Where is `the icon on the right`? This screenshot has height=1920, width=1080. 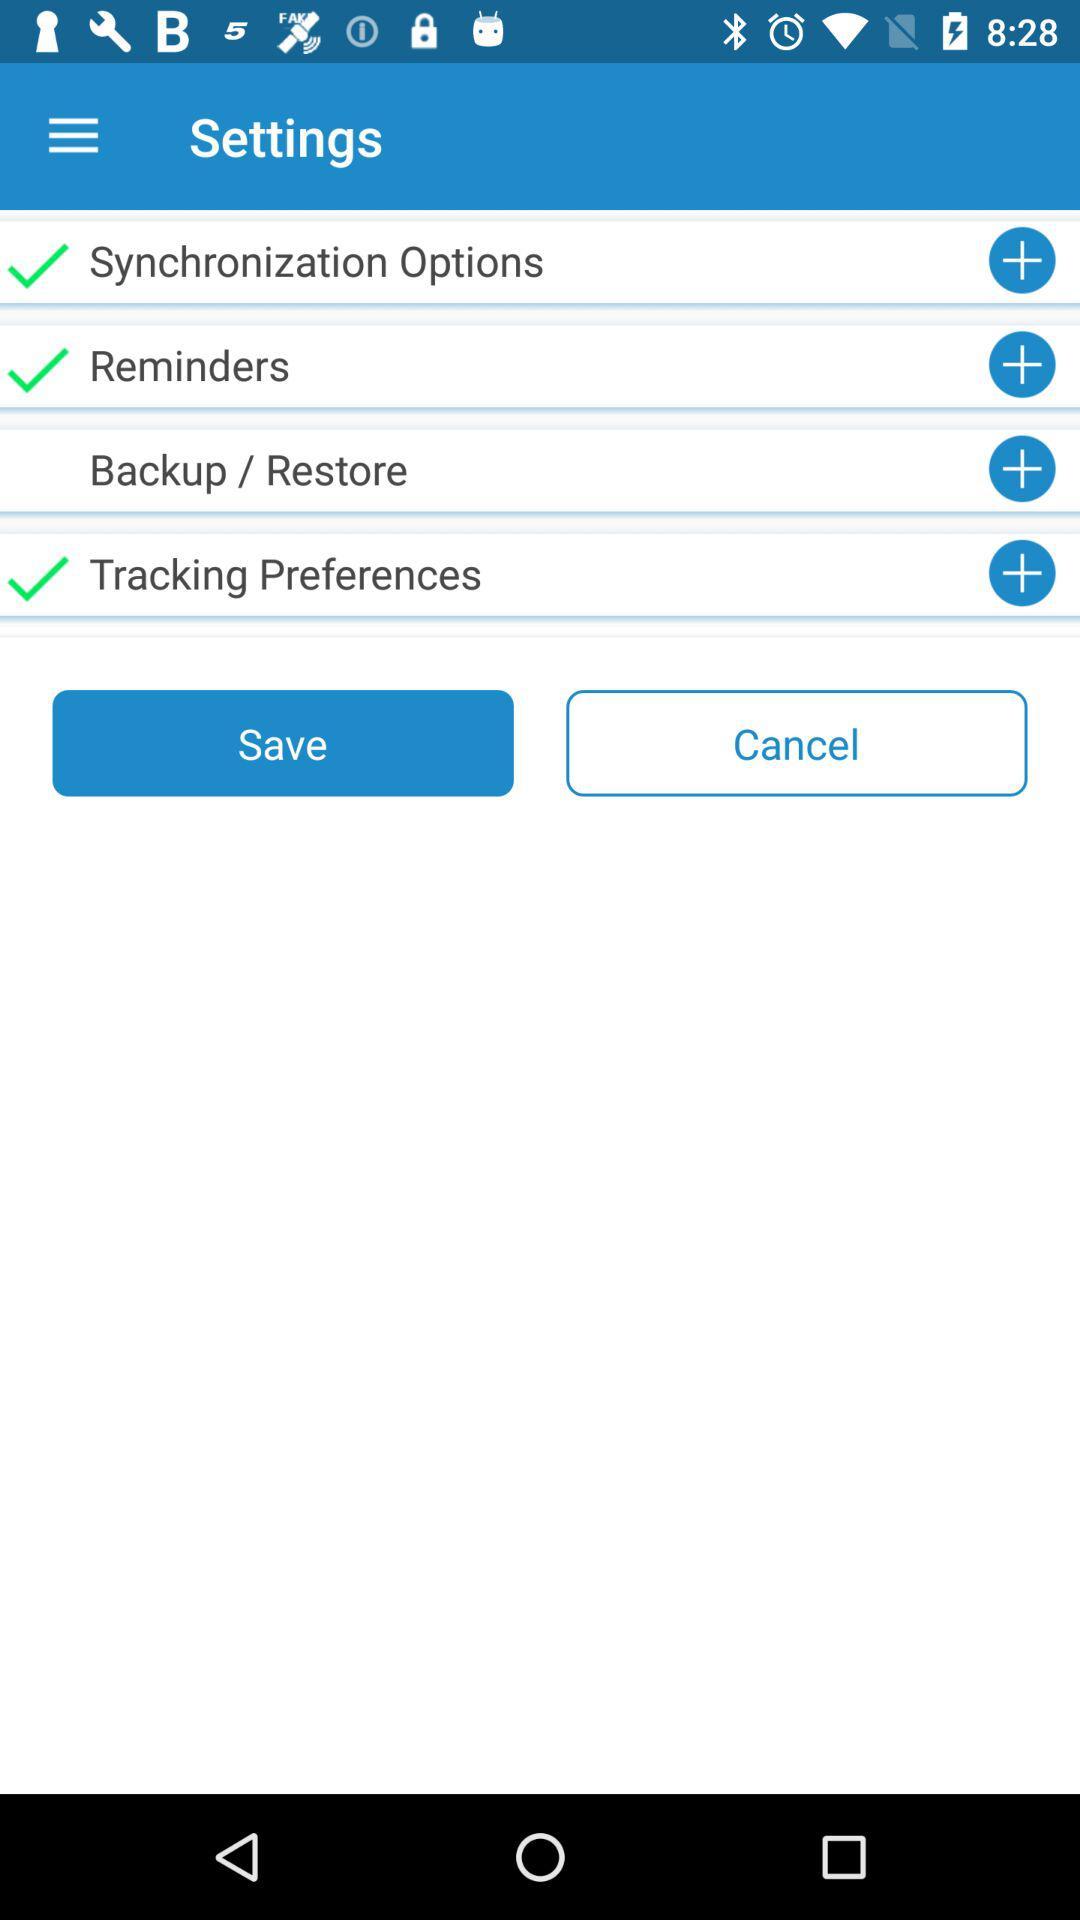 the icon on the right is located at coordinates (795, 742).